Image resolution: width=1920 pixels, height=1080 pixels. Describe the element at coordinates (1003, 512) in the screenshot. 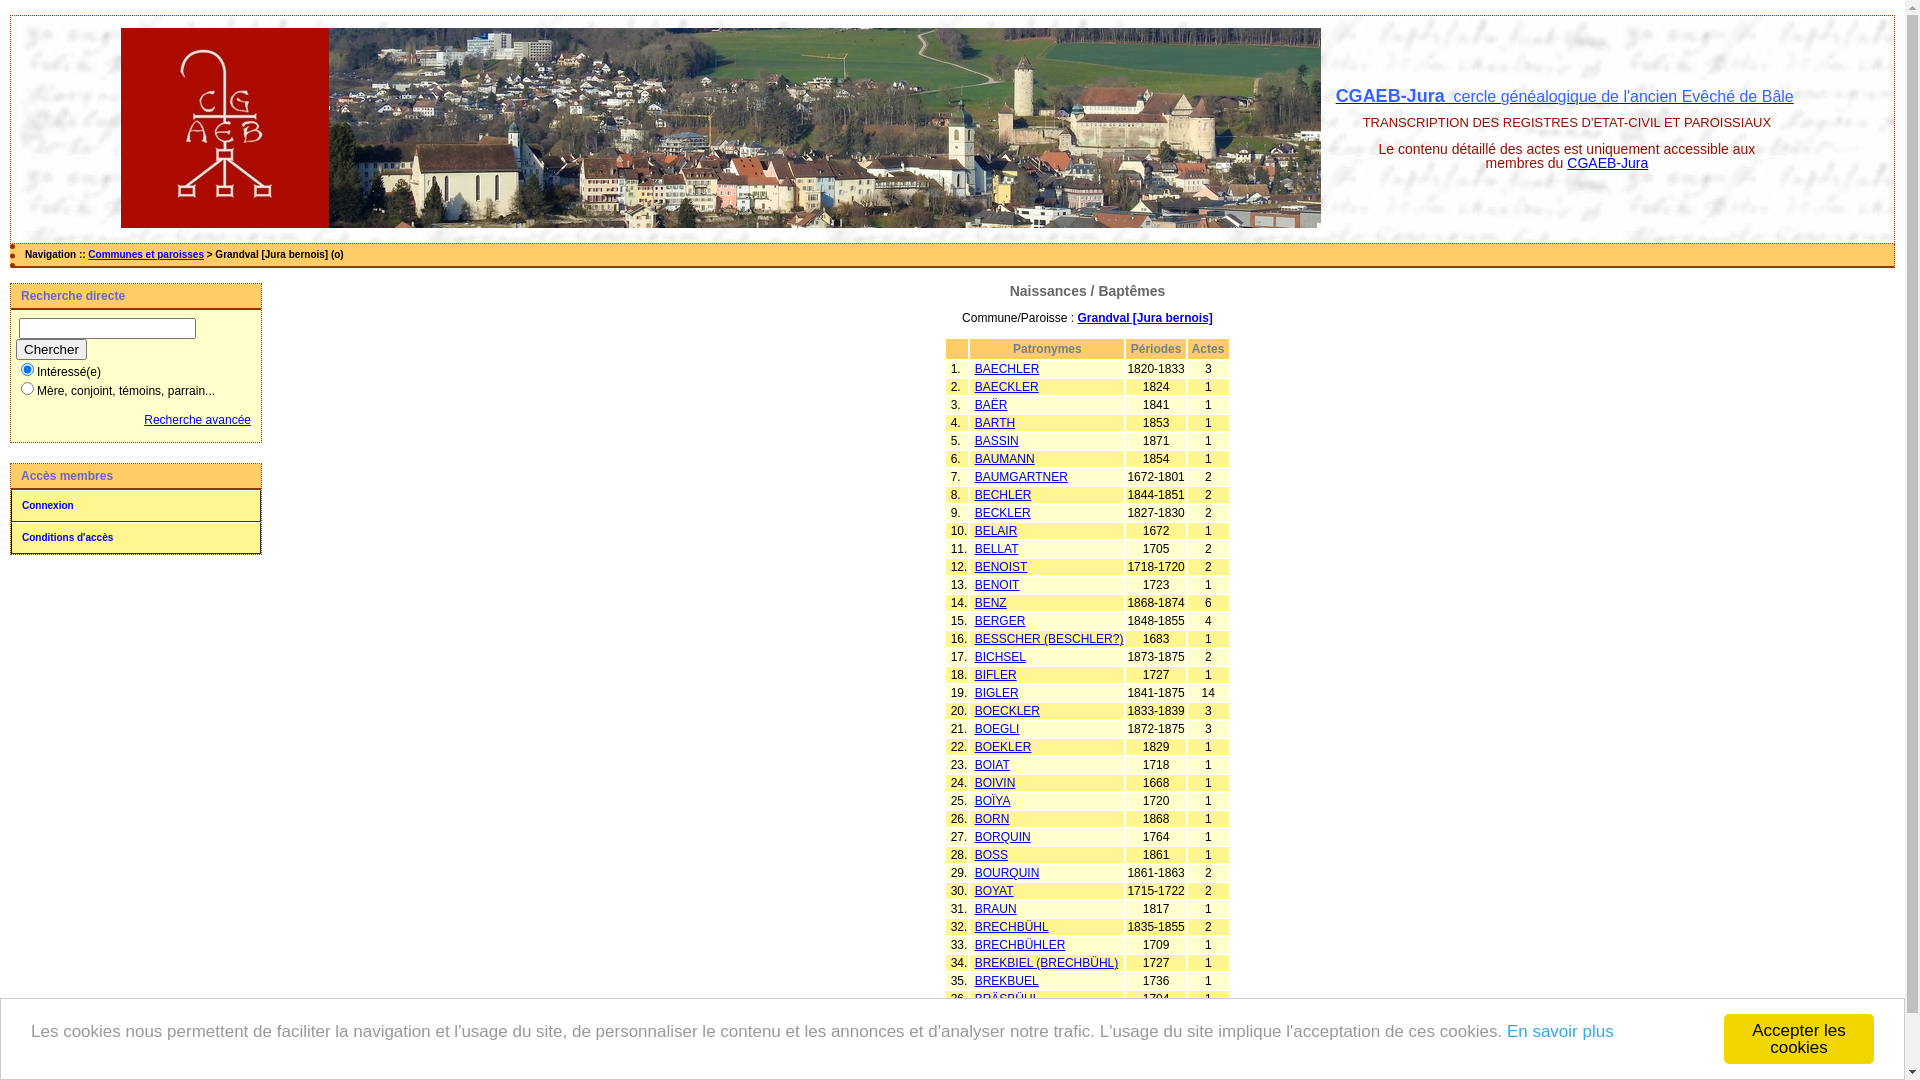

I see `'BECKLER'` at that location.